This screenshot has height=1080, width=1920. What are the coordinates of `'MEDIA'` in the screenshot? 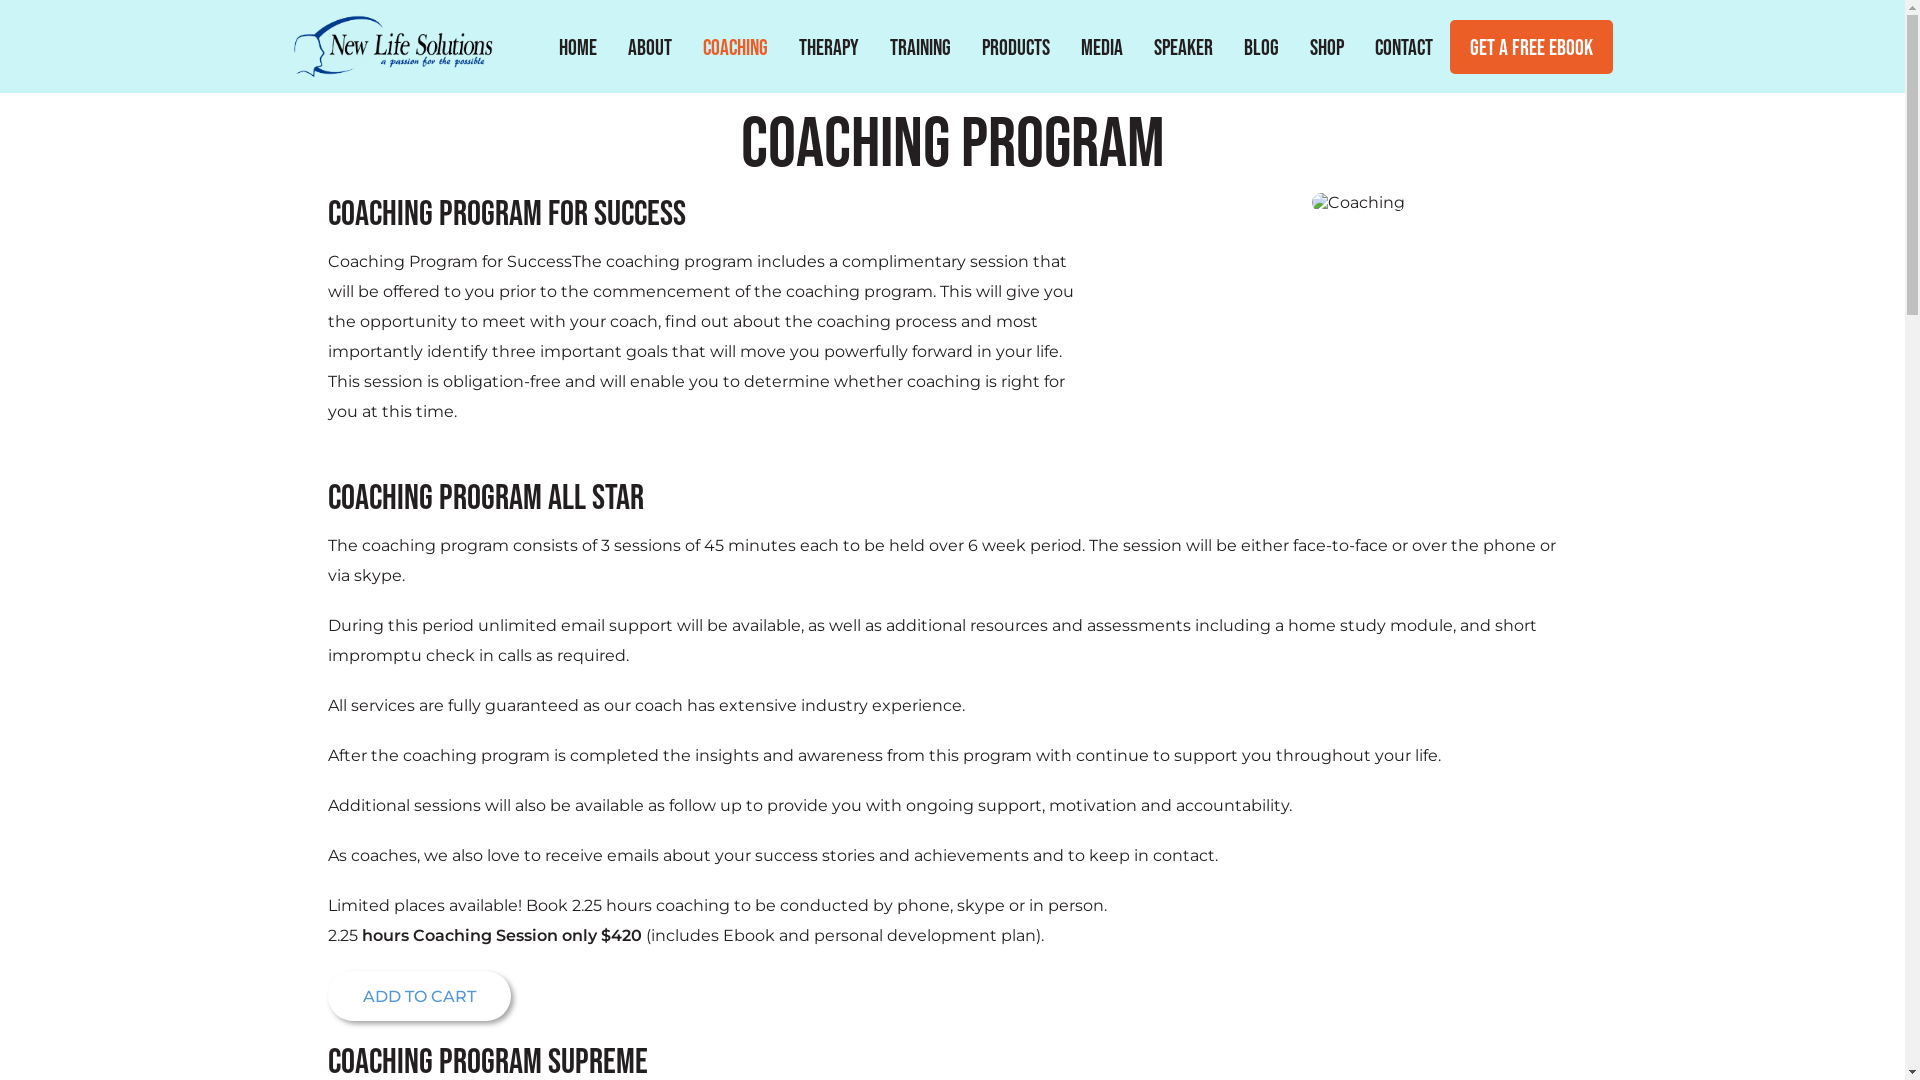 It's located at (1101, 45).